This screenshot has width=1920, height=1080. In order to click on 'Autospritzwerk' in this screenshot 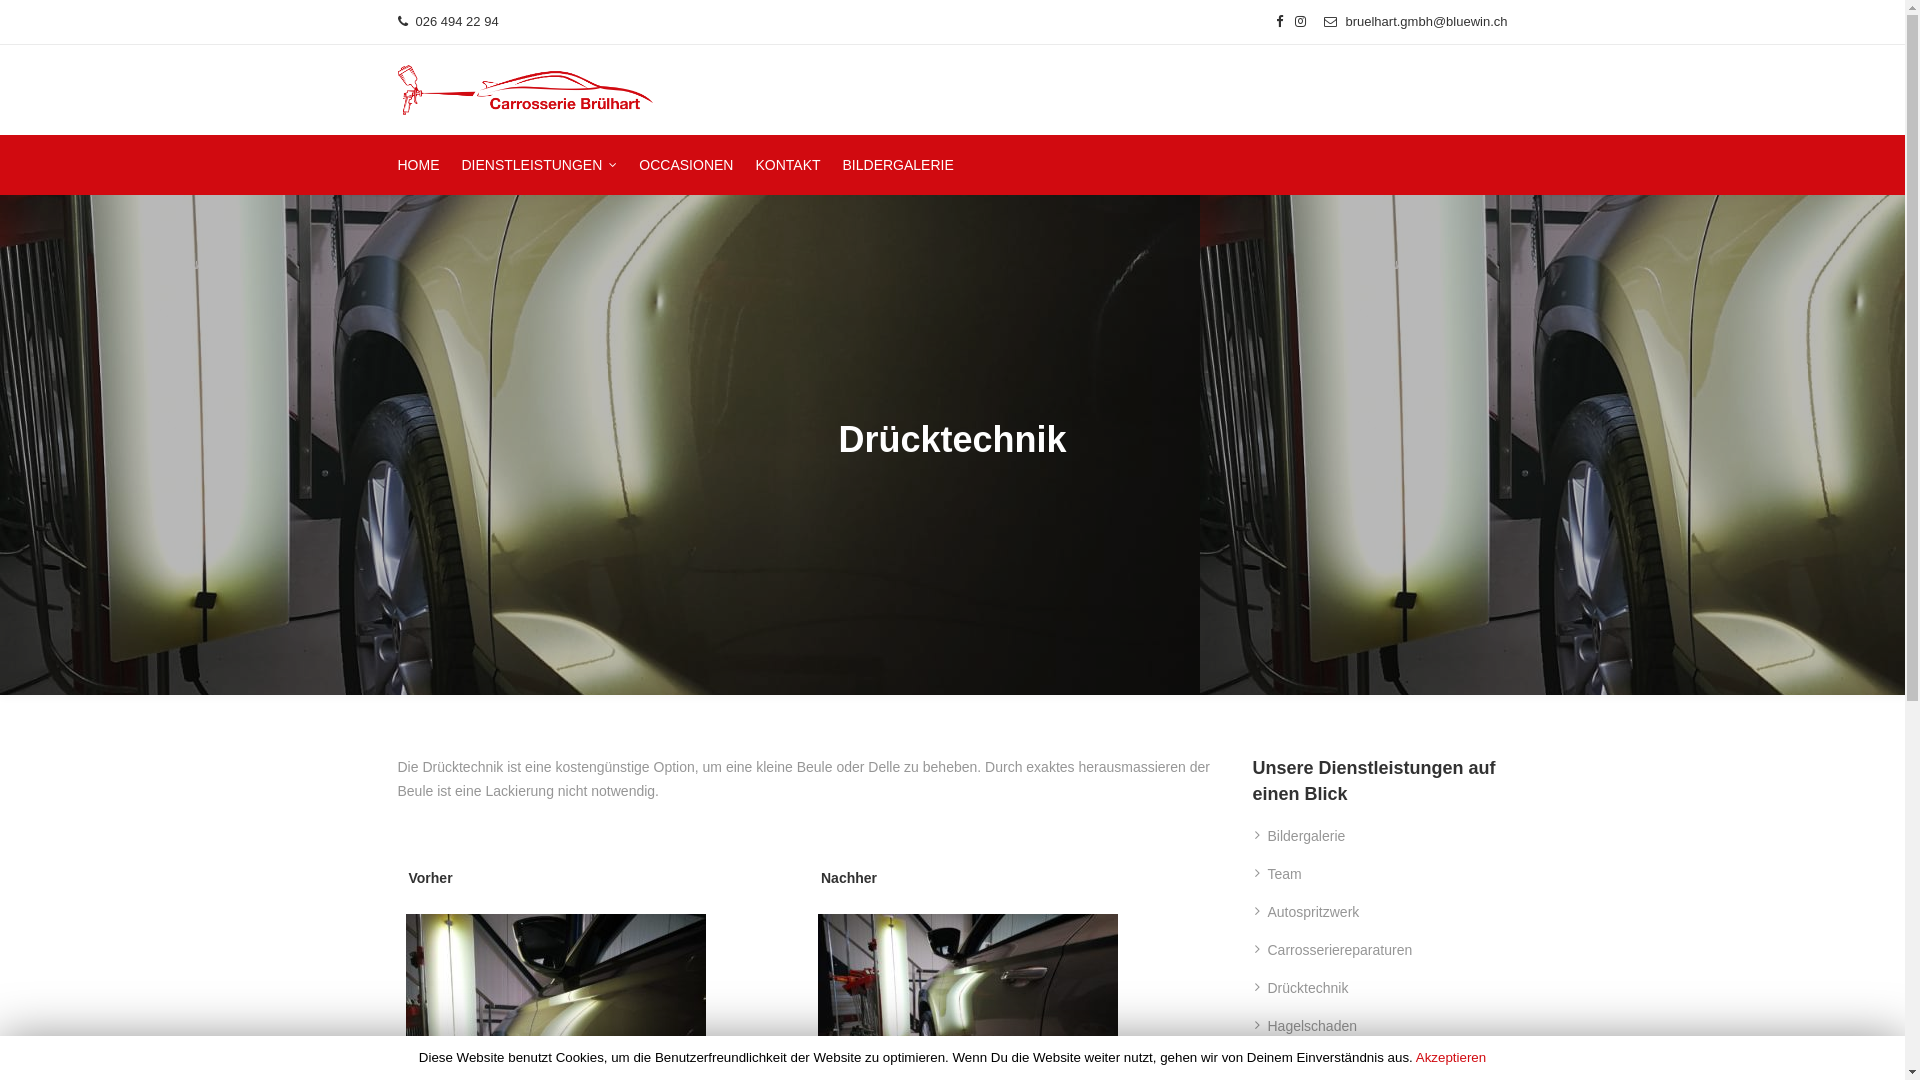, I will do `click(1314, 911)`.